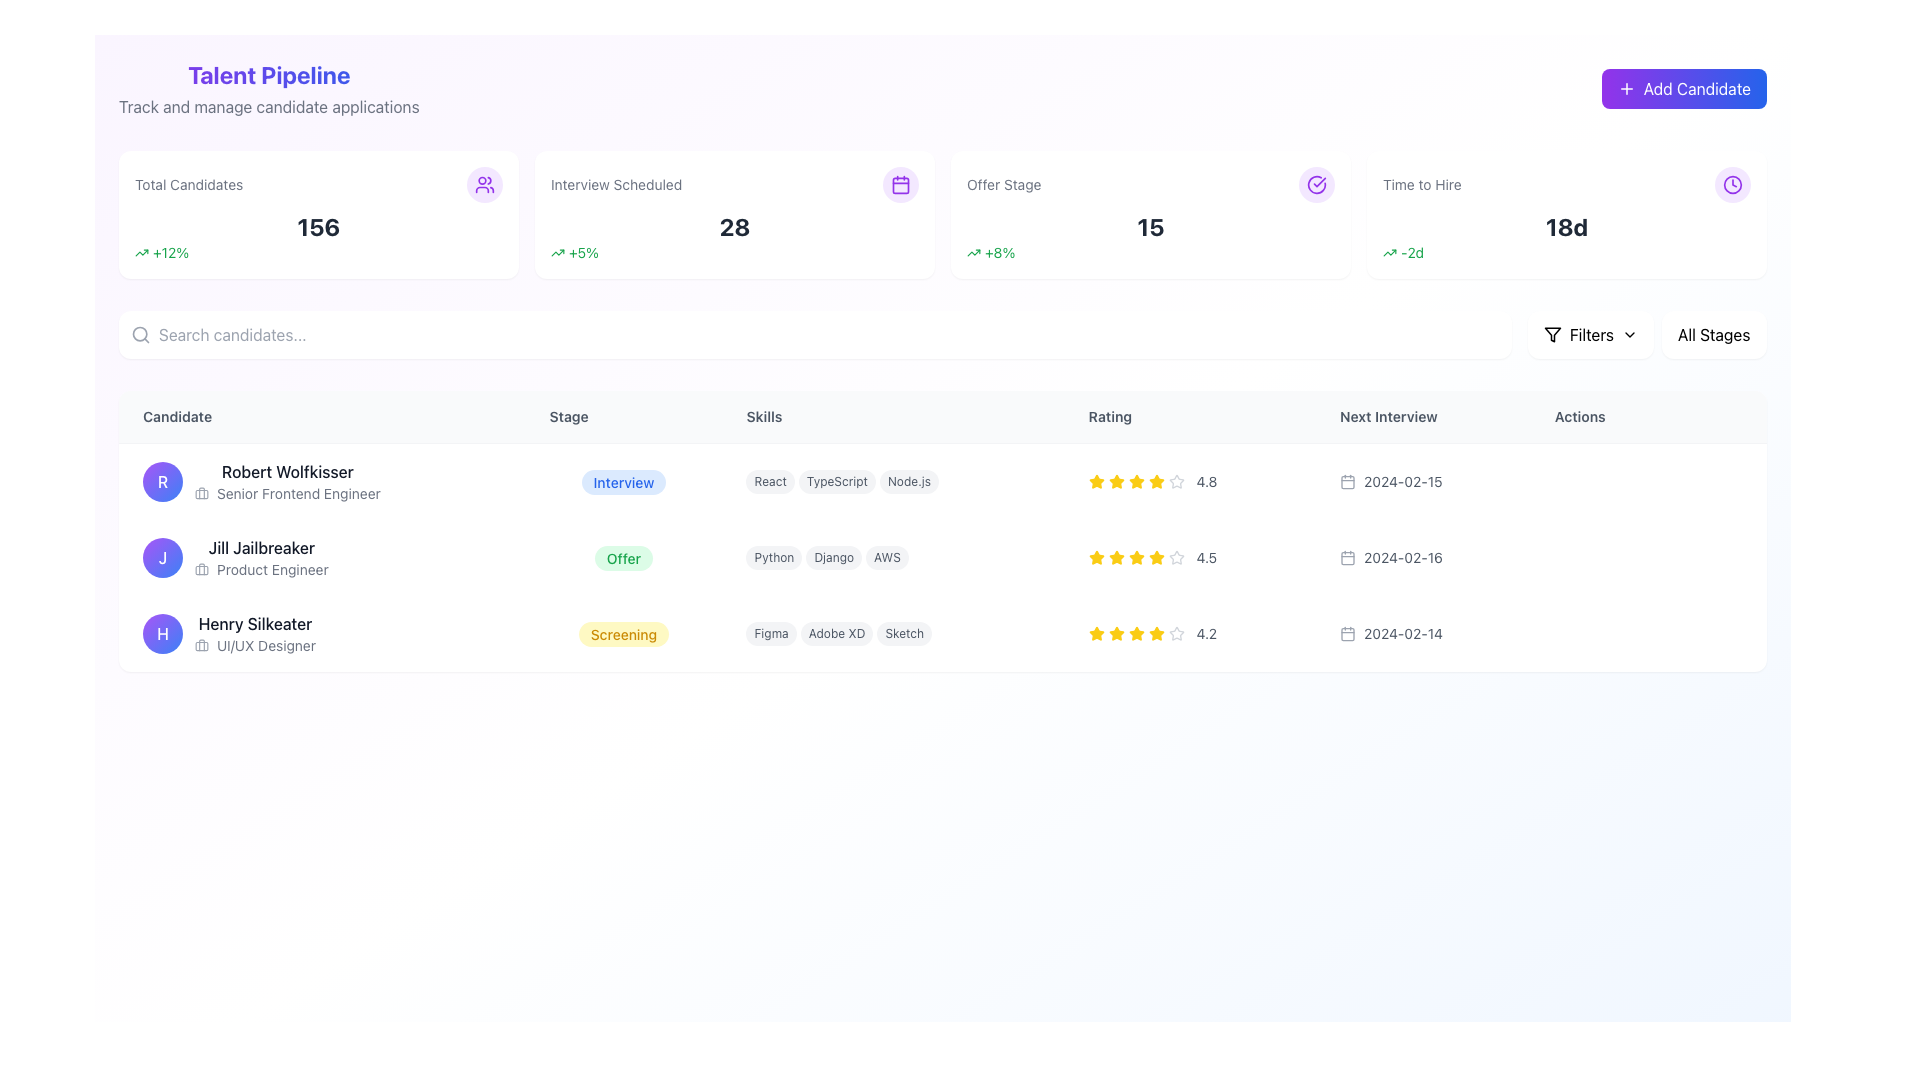  I want to click on the icon representing the professional context for 'Robert Wolfkisser', the Senior Frontend Engineer, located to the left of the name and title, so click(201, 493).